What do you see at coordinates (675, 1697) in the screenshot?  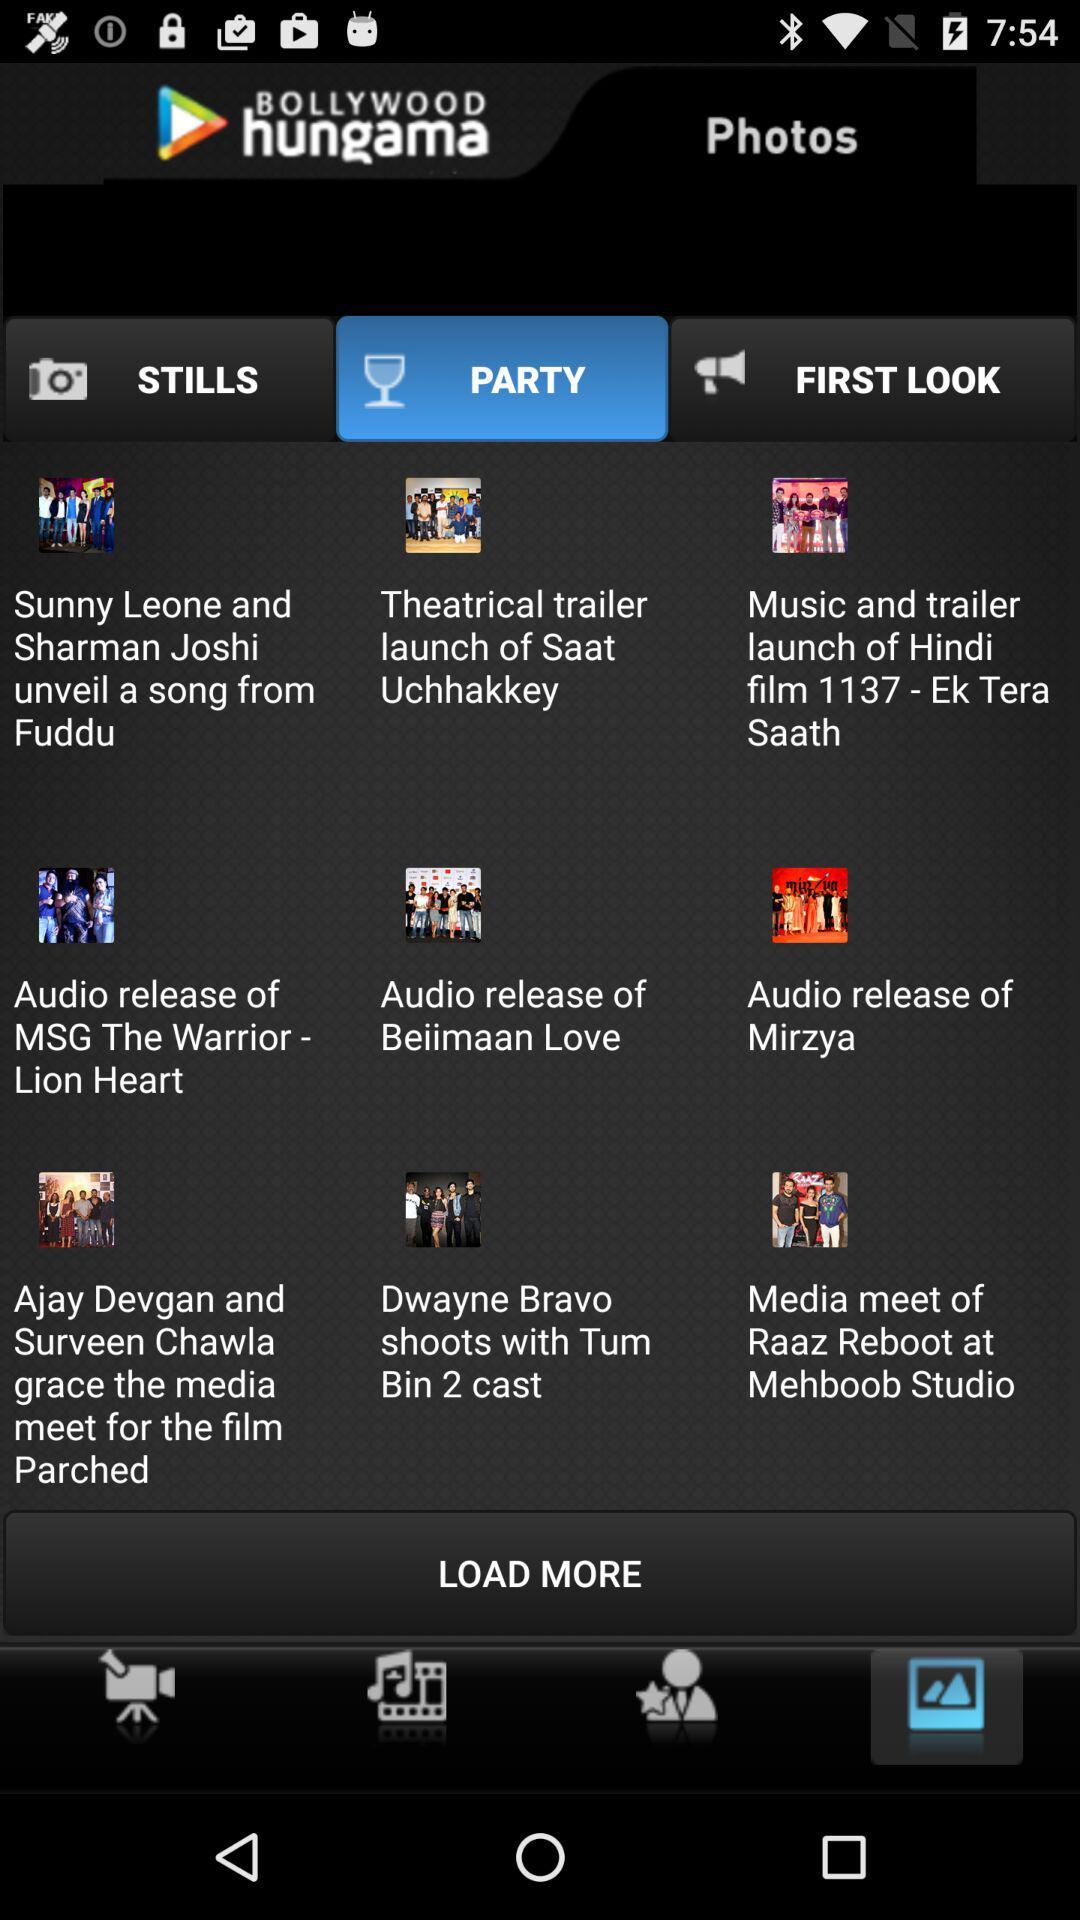 I see `favorities` at bounding box center [675, 1697].